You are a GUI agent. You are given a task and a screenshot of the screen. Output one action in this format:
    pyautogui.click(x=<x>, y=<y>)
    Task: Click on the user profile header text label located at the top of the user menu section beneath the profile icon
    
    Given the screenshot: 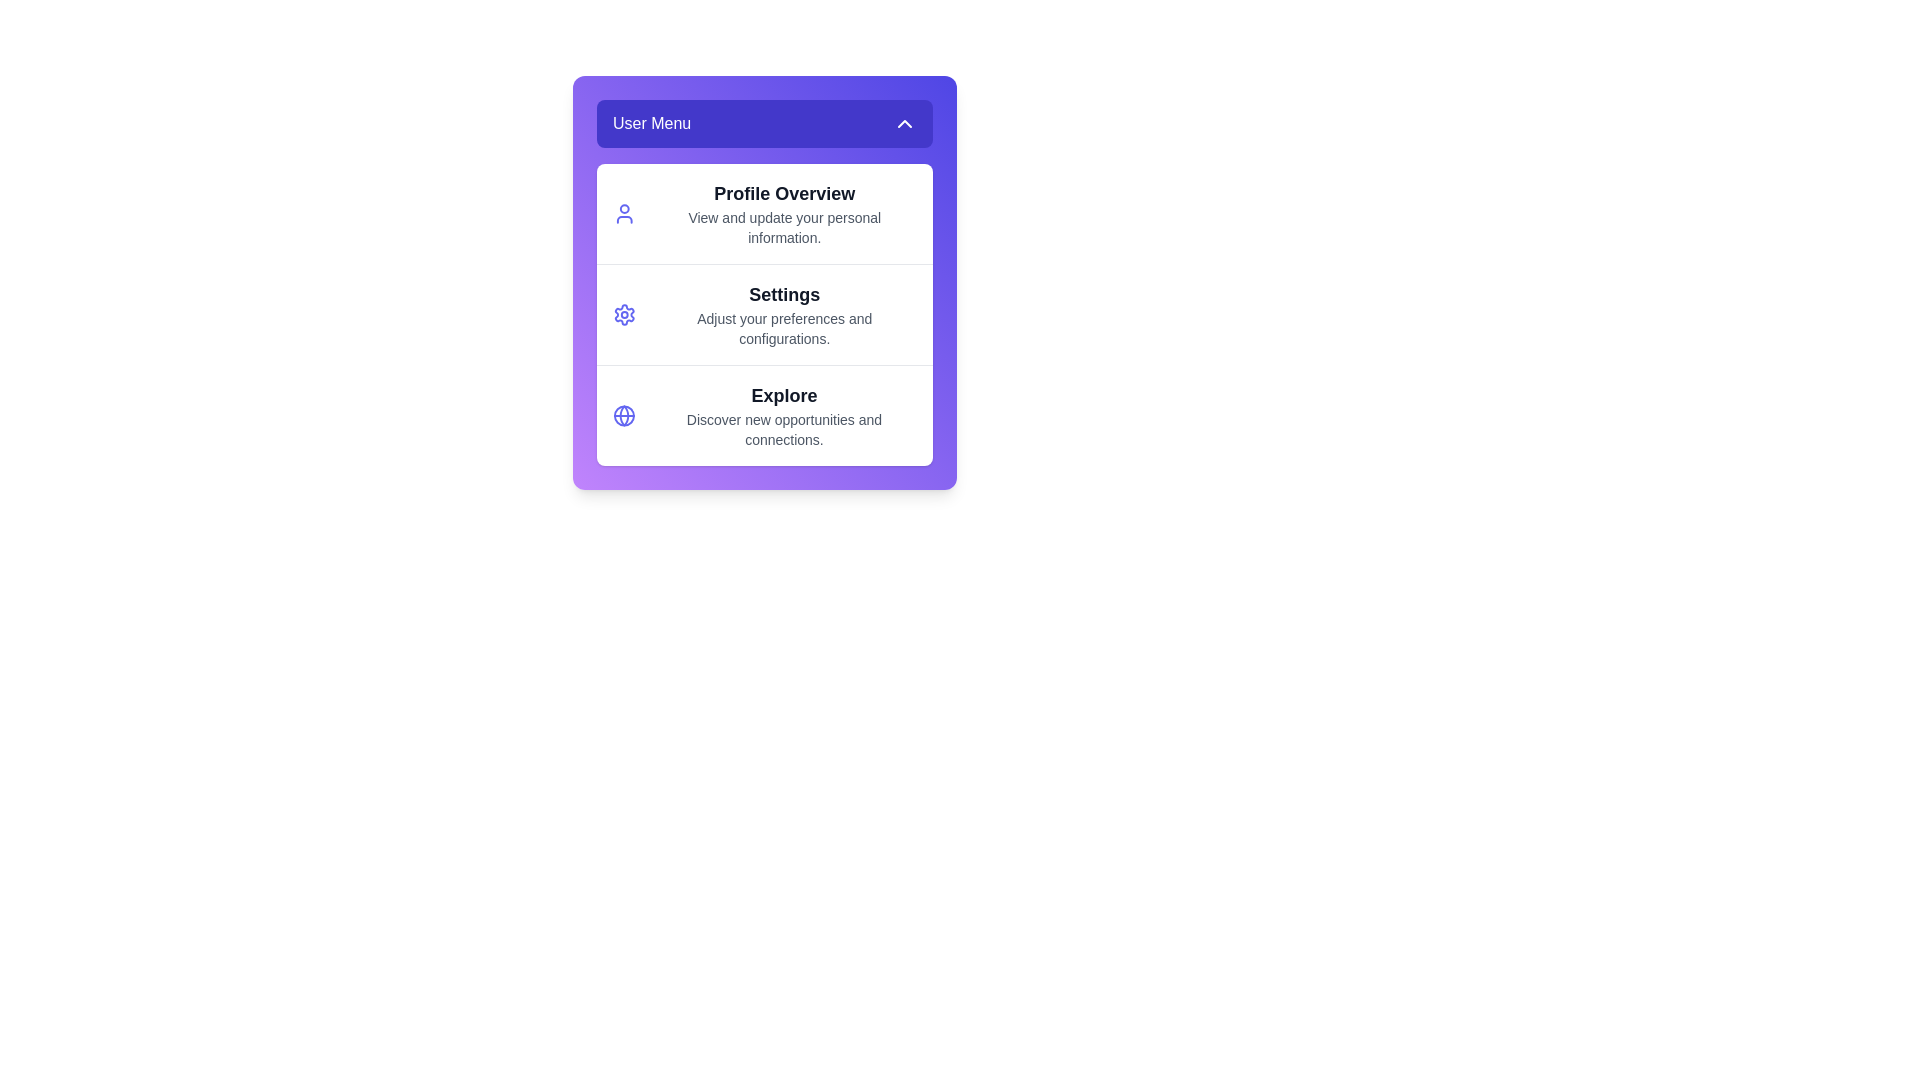 What is the action you would take?
    pyautogui.click(x=783, y=193)
    